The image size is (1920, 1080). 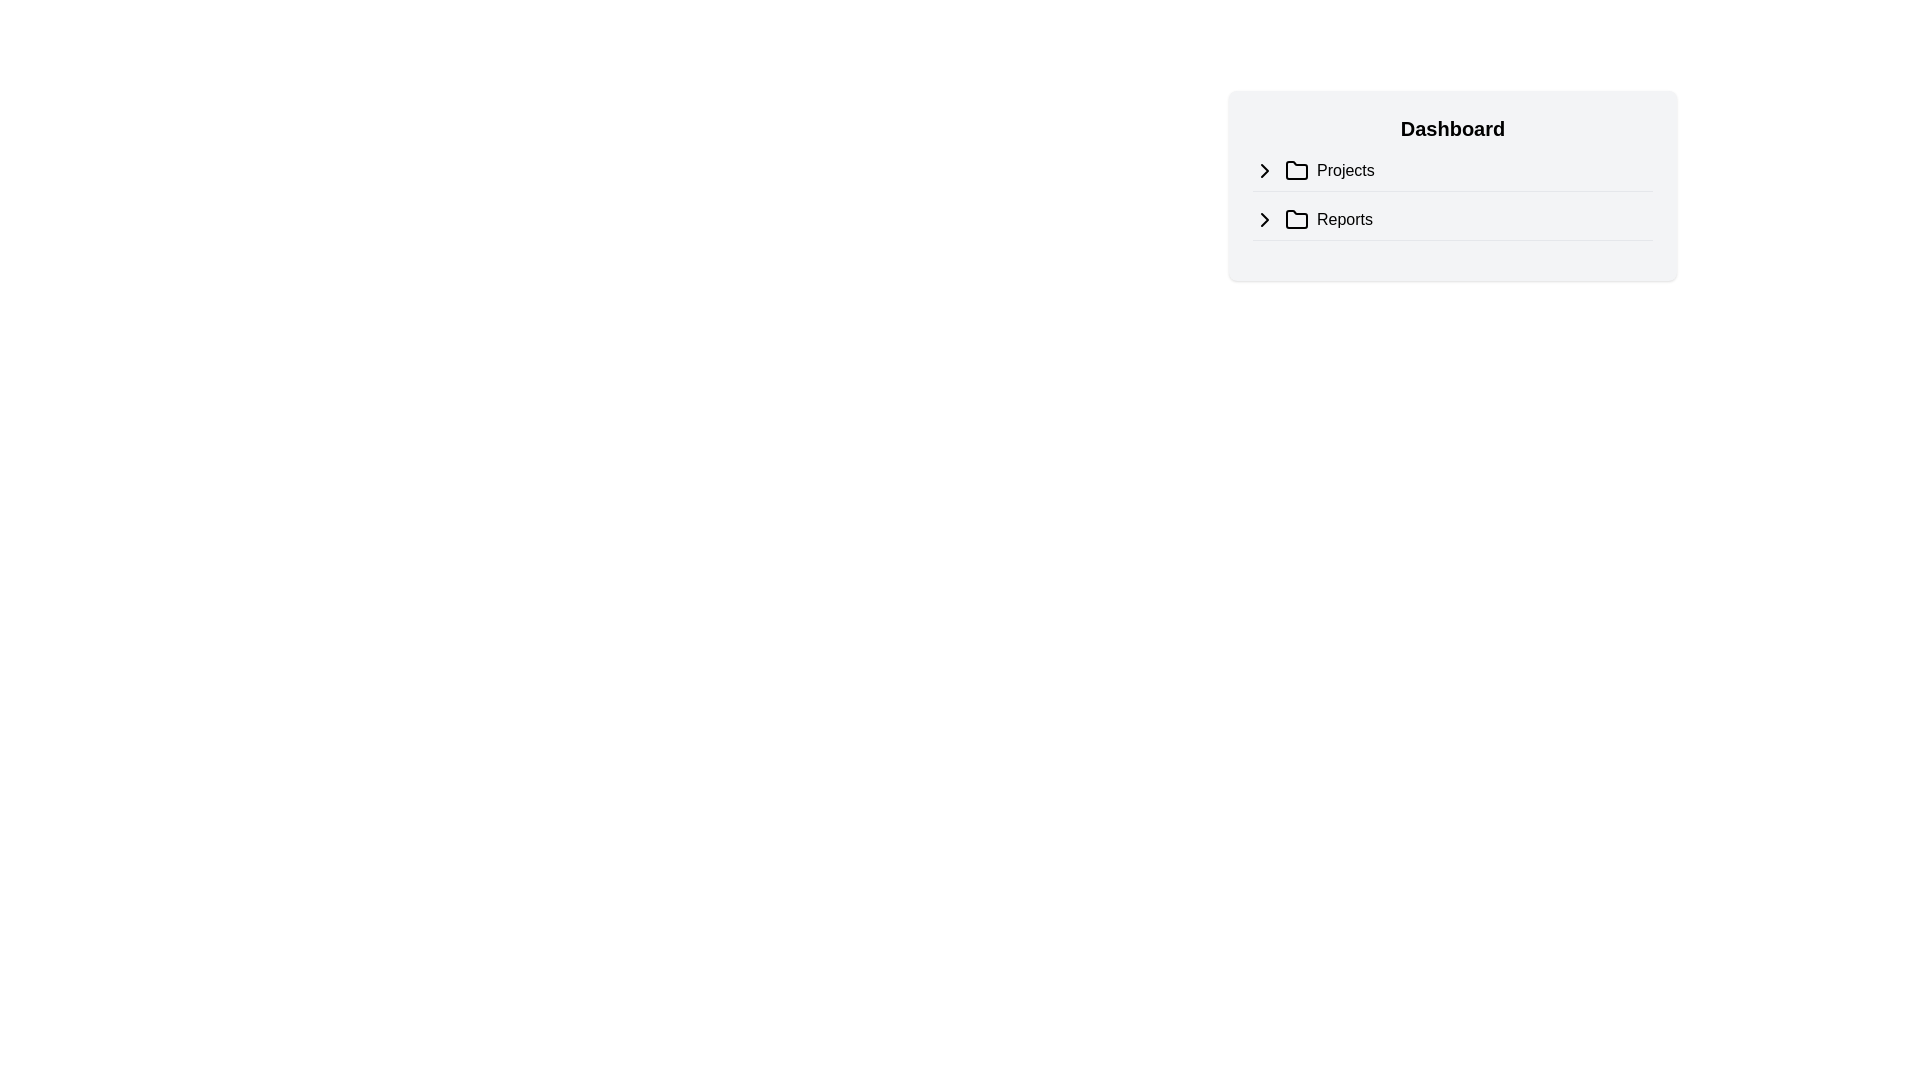 I want to click on the rightward-pointing chevron icon, which is a thin black line drawing located in the navigation panel adjacent to the 'Projects' label, so click(x=1264, y=169).